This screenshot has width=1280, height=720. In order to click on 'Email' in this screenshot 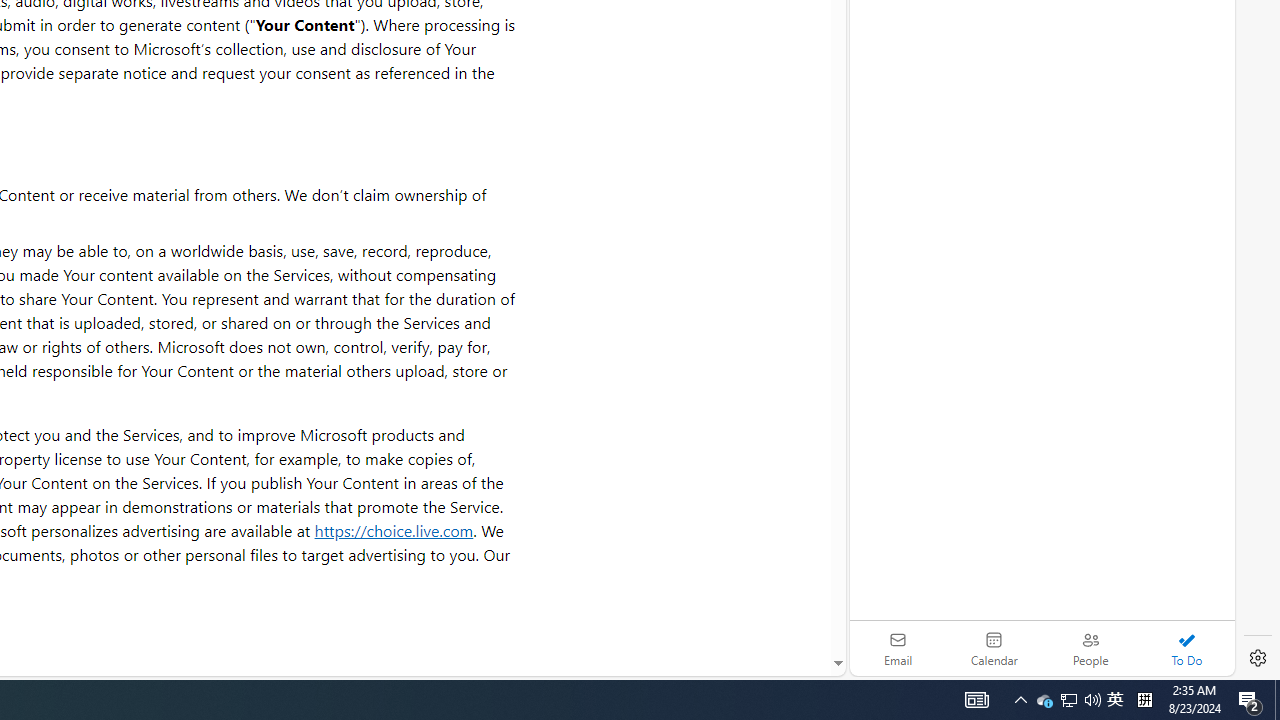, I will do `click(897, 648)`.